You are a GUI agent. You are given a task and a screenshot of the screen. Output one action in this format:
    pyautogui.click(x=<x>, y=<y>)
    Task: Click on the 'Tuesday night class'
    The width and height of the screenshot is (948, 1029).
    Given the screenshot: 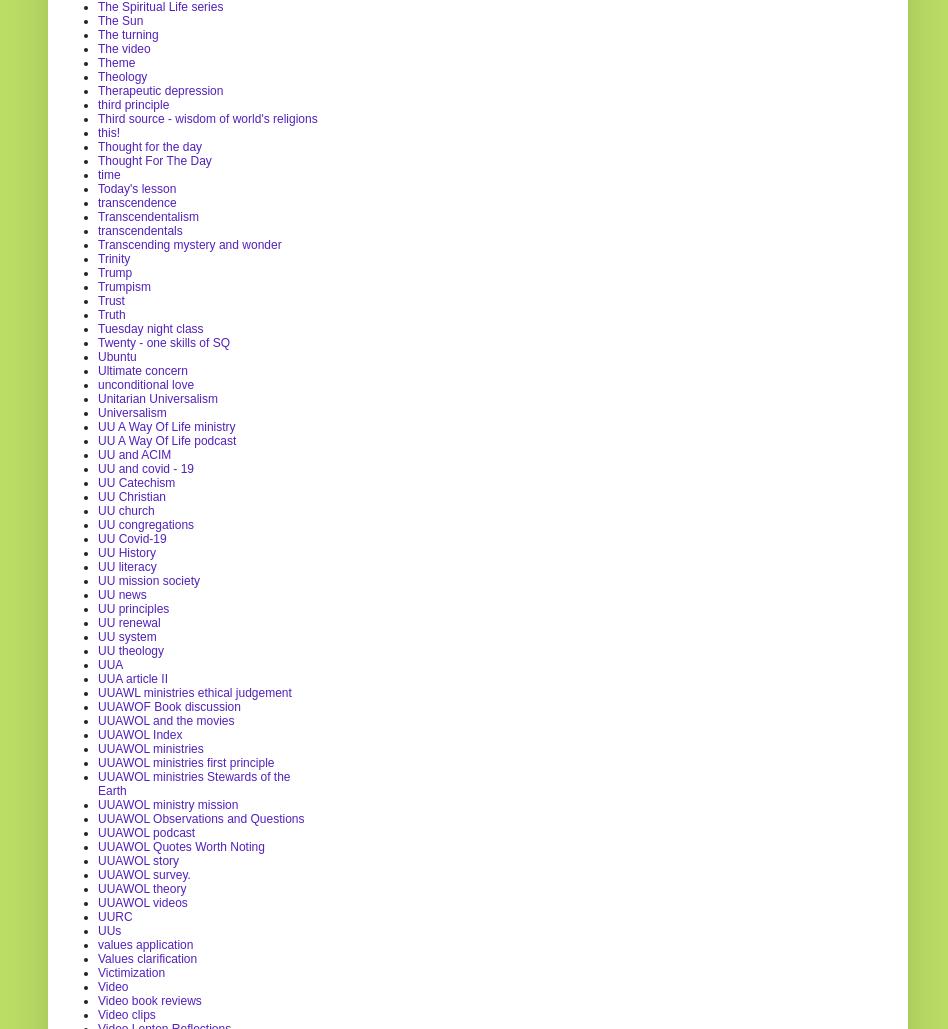 What is the action you would take?
    pyautogui.click(x=149, y=328)
    